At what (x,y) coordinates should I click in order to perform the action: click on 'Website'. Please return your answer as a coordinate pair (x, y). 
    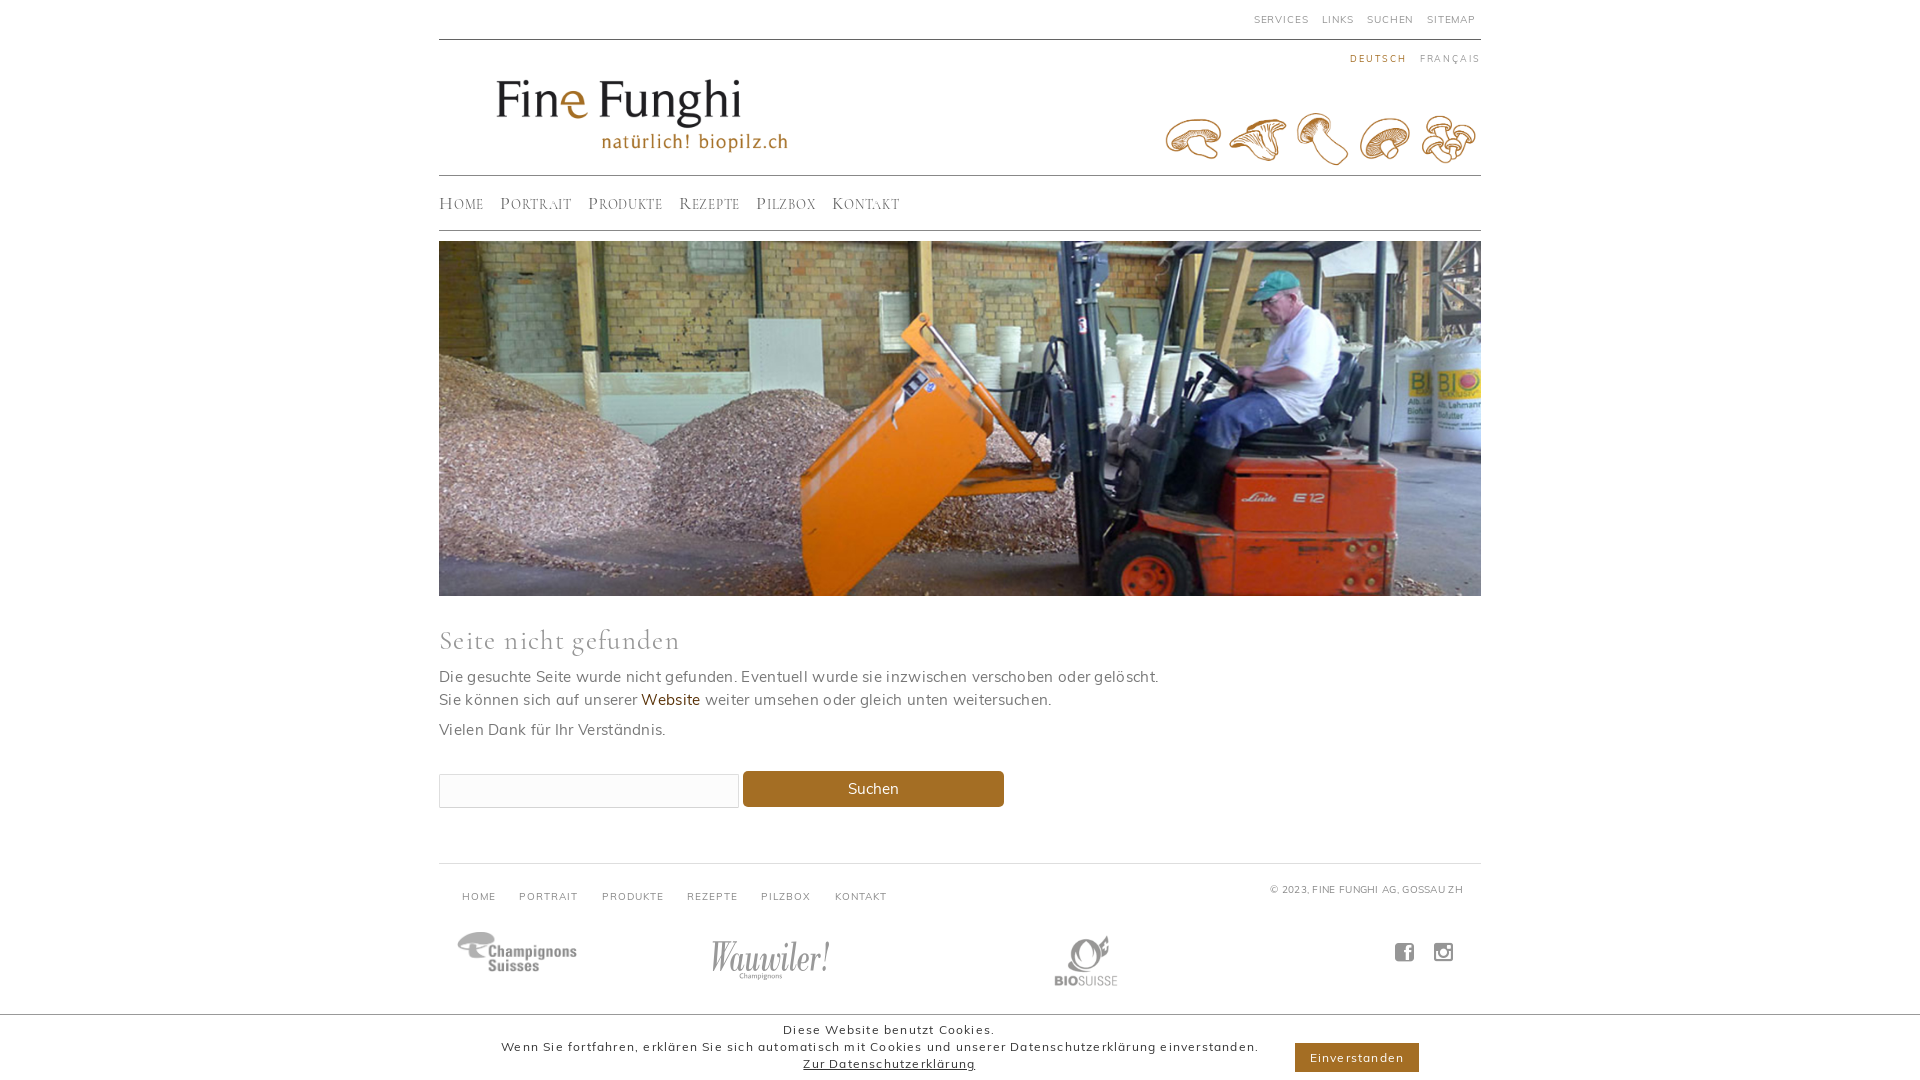
    Looking at the image, I should click on (670, 698).